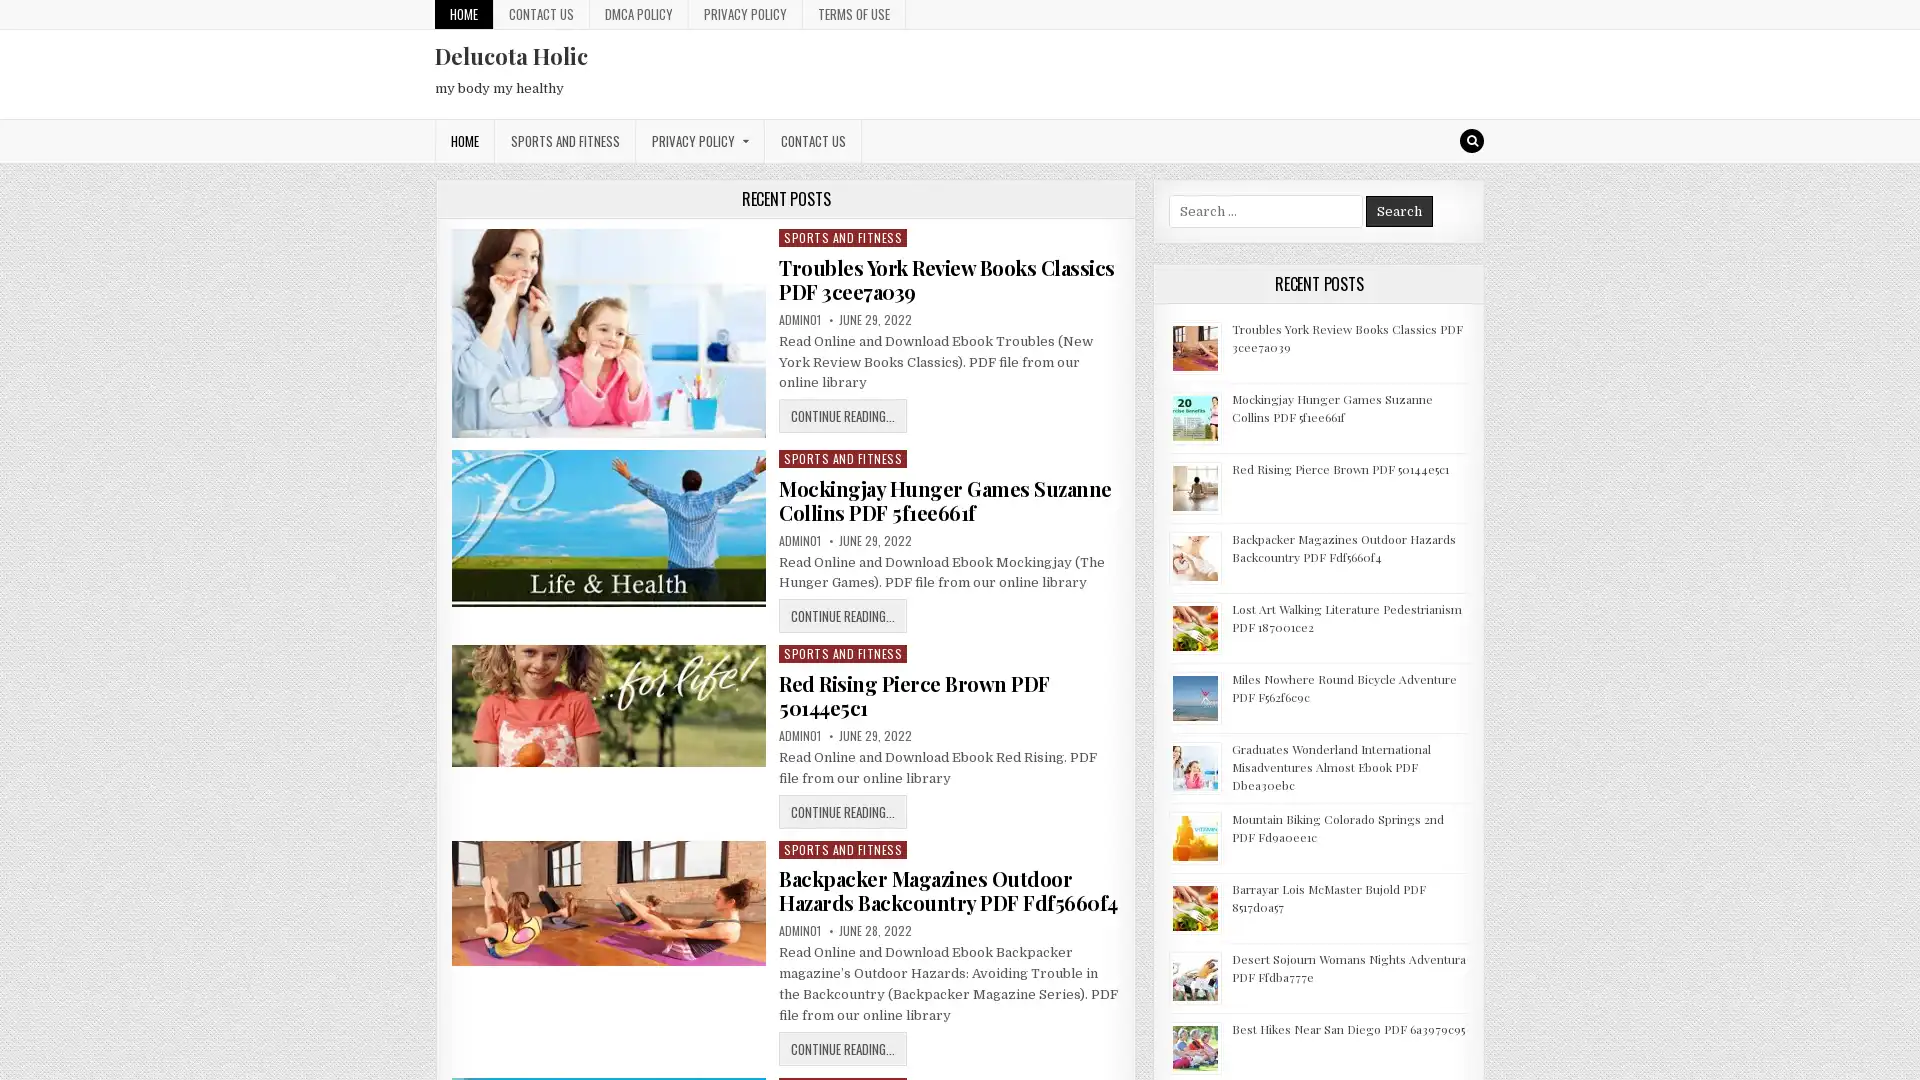 The height and width of the screenshot is (1080, 1920). Describe the element at coordinates (1398, 211) in the screenshot. I see `Search` at that location.